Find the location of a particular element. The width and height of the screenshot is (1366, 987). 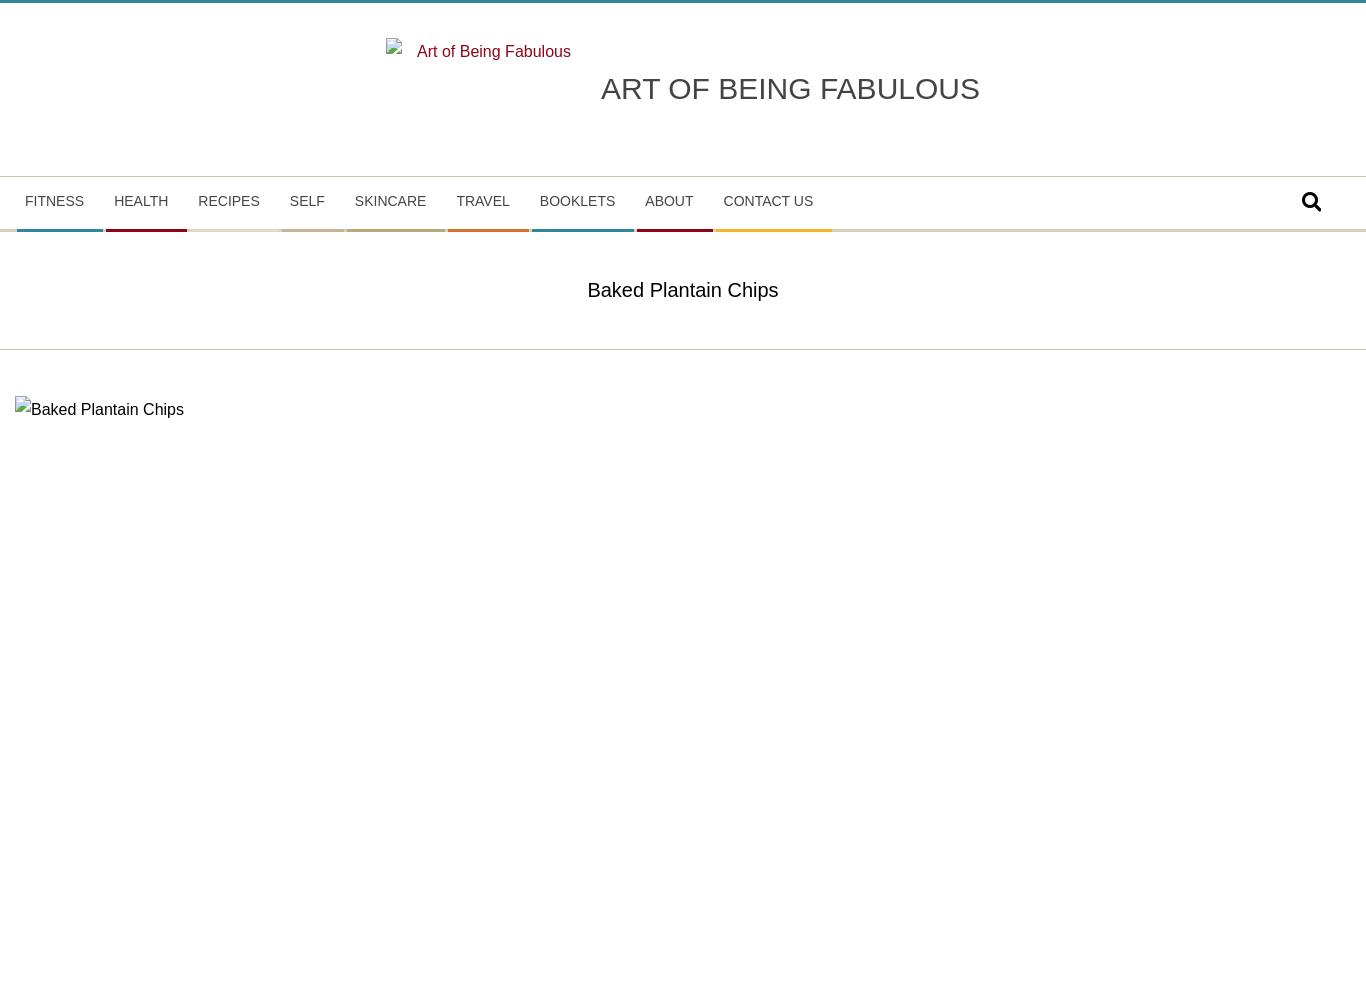

'Travel' is located at coordinates (482, 198).